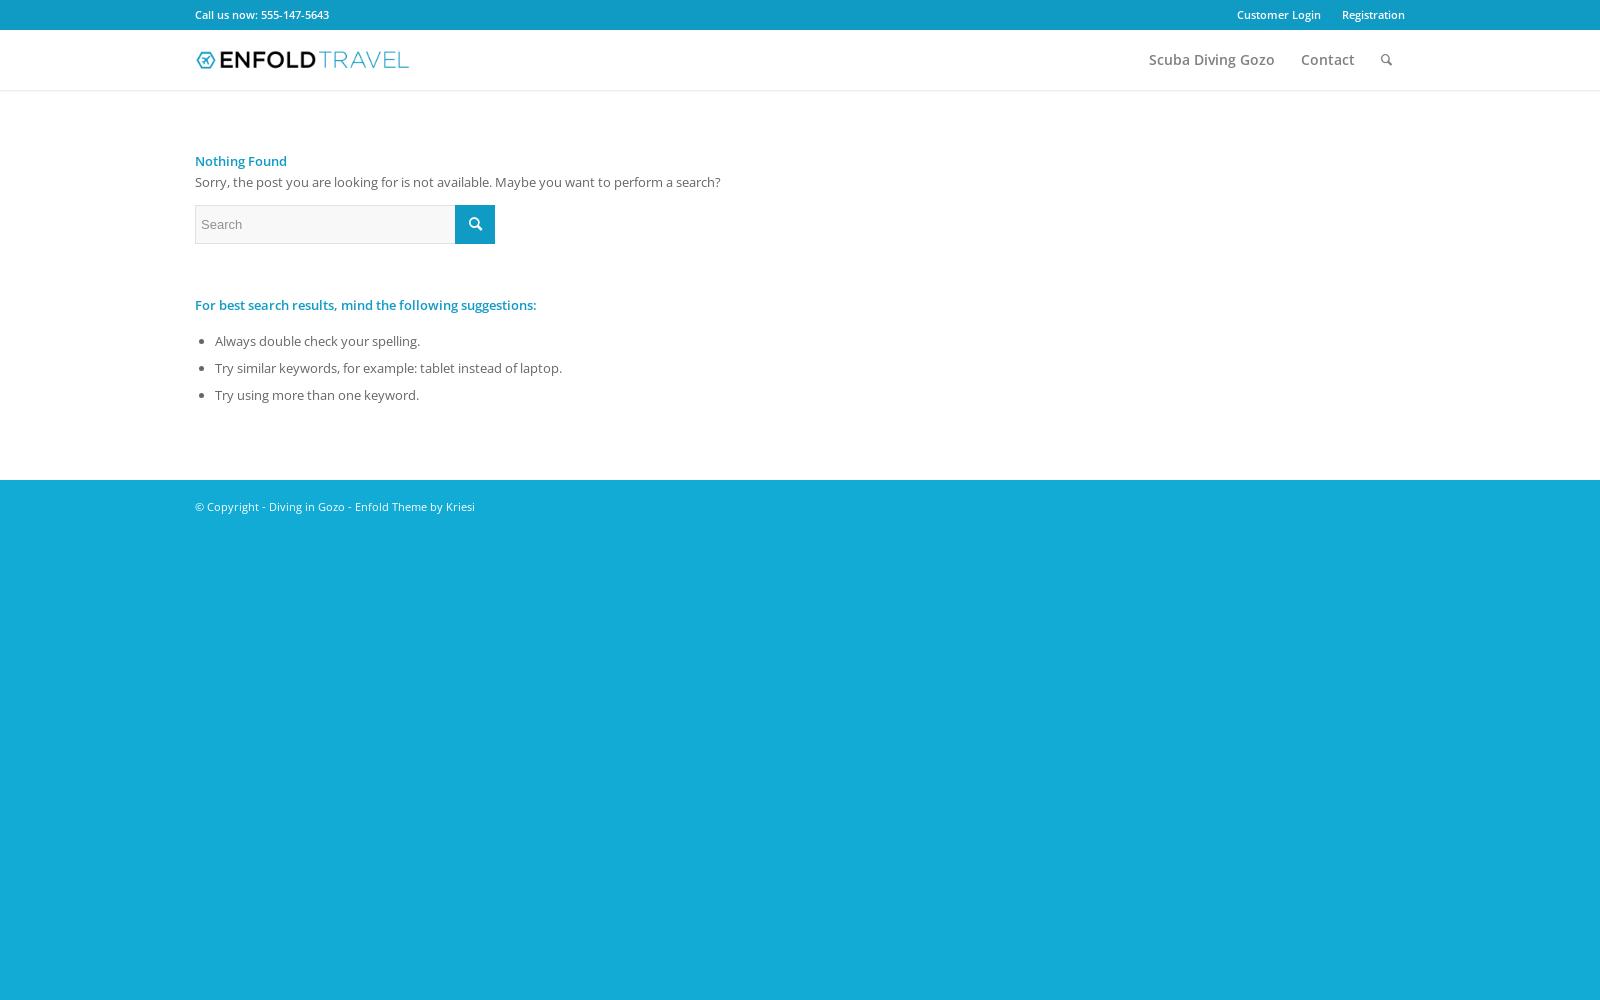 The width and height of the screenshot is (1600, 1000). I want to click on 'Call us now: 555-147-5643', so click(194, 14).